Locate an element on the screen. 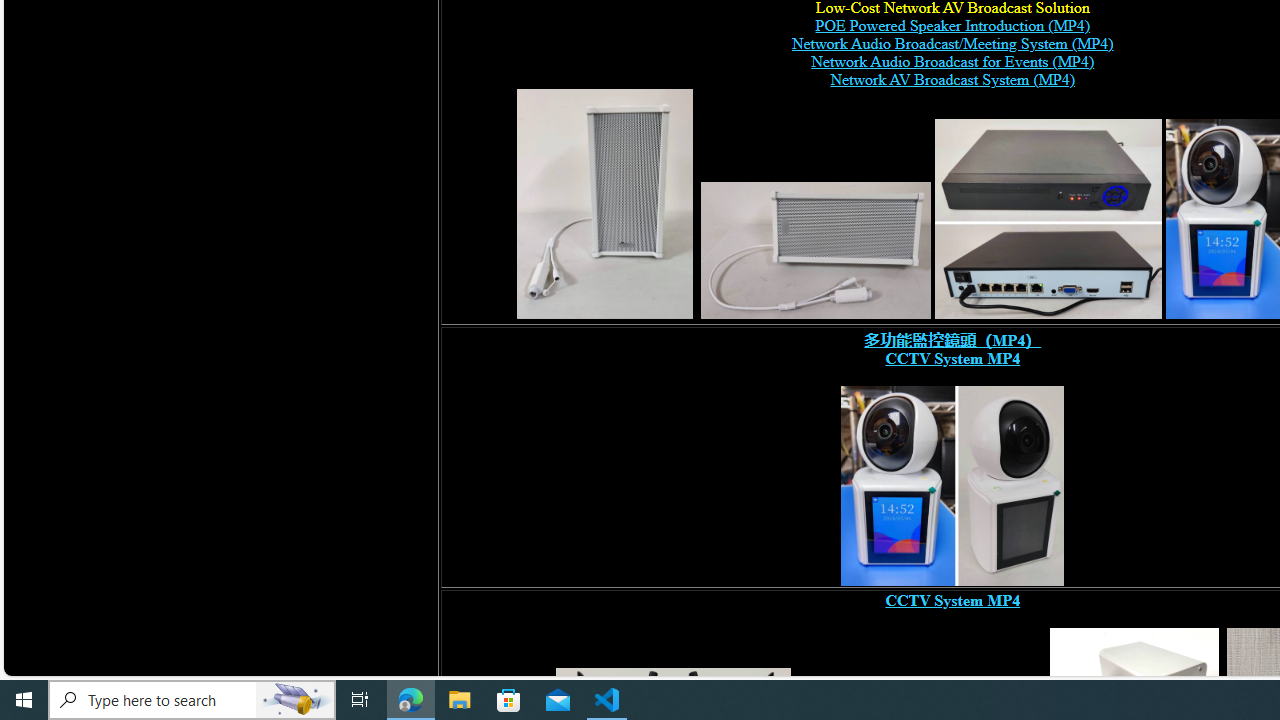  'POE switch, digital network video recorder,' is located at coordinates (1047, 219).